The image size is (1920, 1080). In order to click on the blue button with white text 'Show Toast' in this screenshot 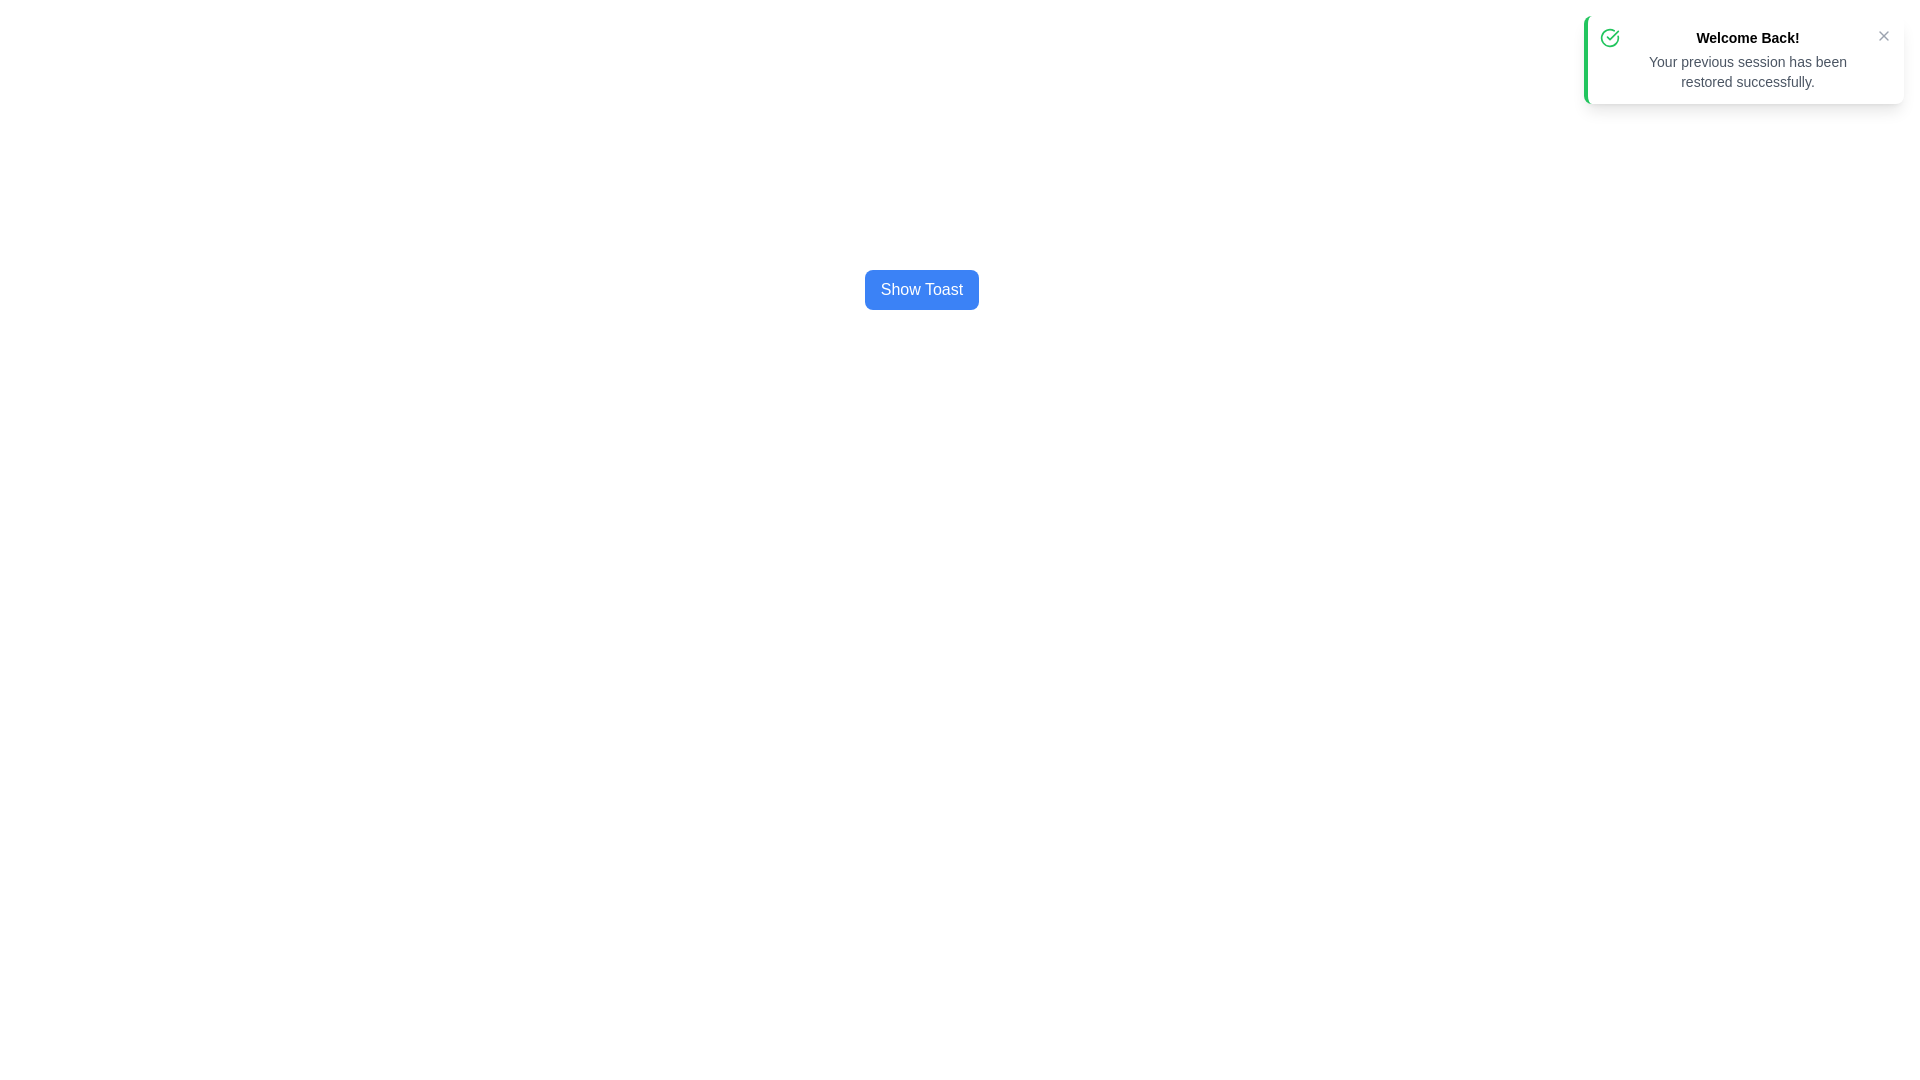, I will do `click(920, 297)`.